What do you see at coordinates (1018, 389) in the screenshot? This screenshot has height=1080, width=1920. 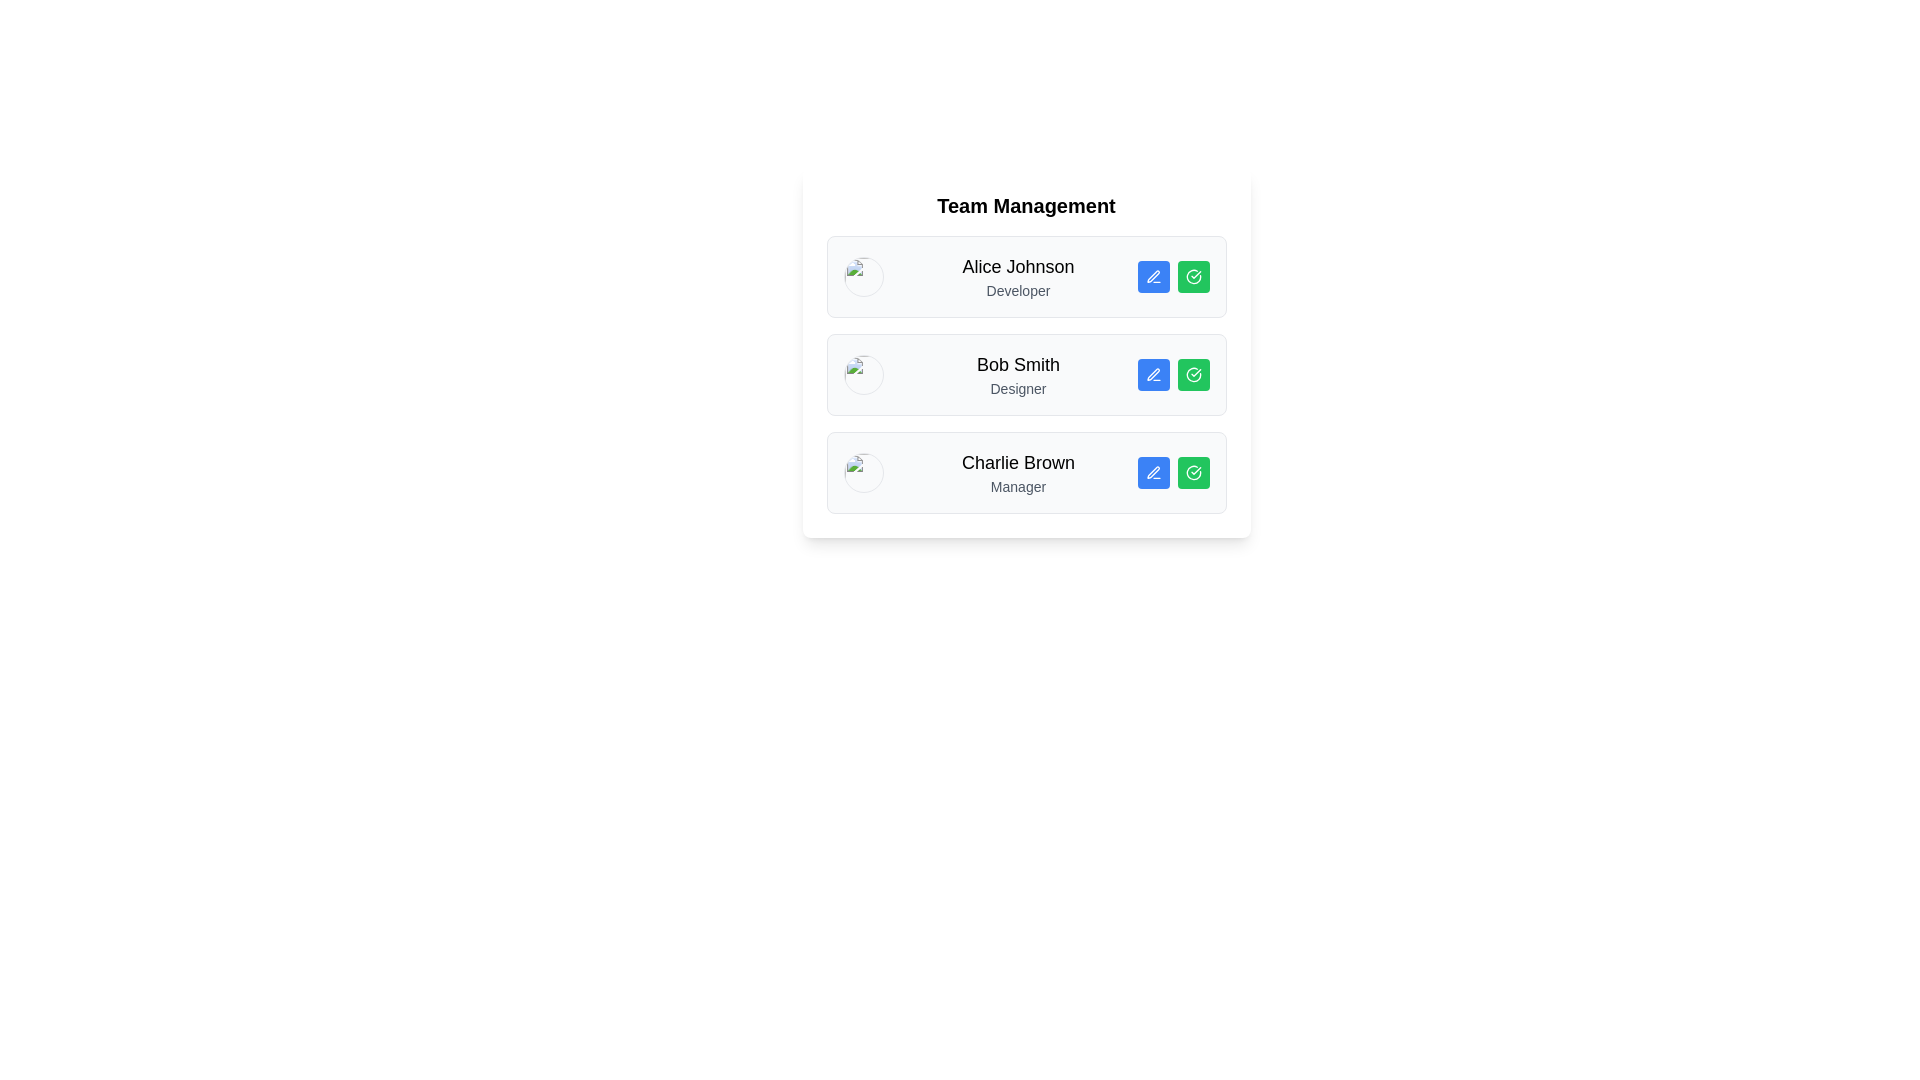 I see `the text label indicating the role 'Designer' for 'Bob Smith', which is positioned below the name within its card` at bounding box center [1018, 389].